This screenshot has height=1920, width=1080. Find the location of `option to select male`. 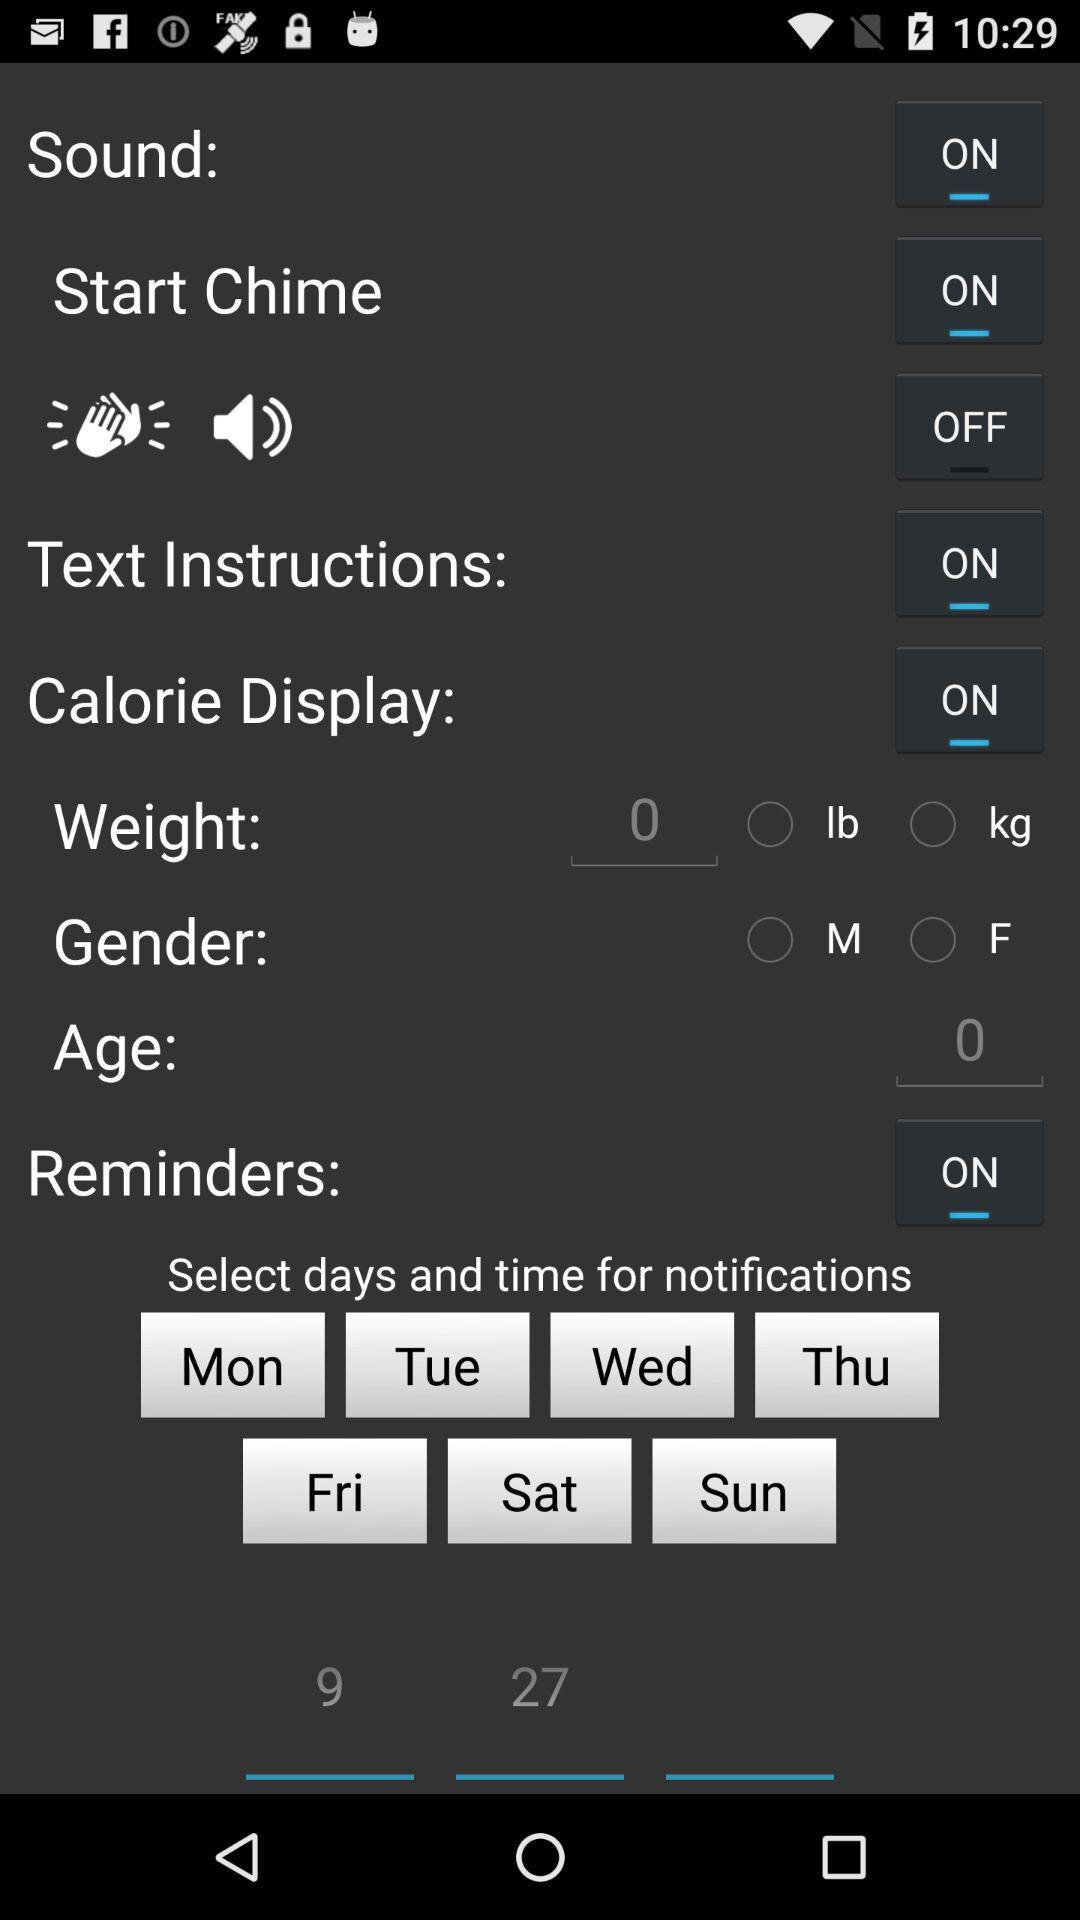

option to select male is located at coordinates (774, 938).